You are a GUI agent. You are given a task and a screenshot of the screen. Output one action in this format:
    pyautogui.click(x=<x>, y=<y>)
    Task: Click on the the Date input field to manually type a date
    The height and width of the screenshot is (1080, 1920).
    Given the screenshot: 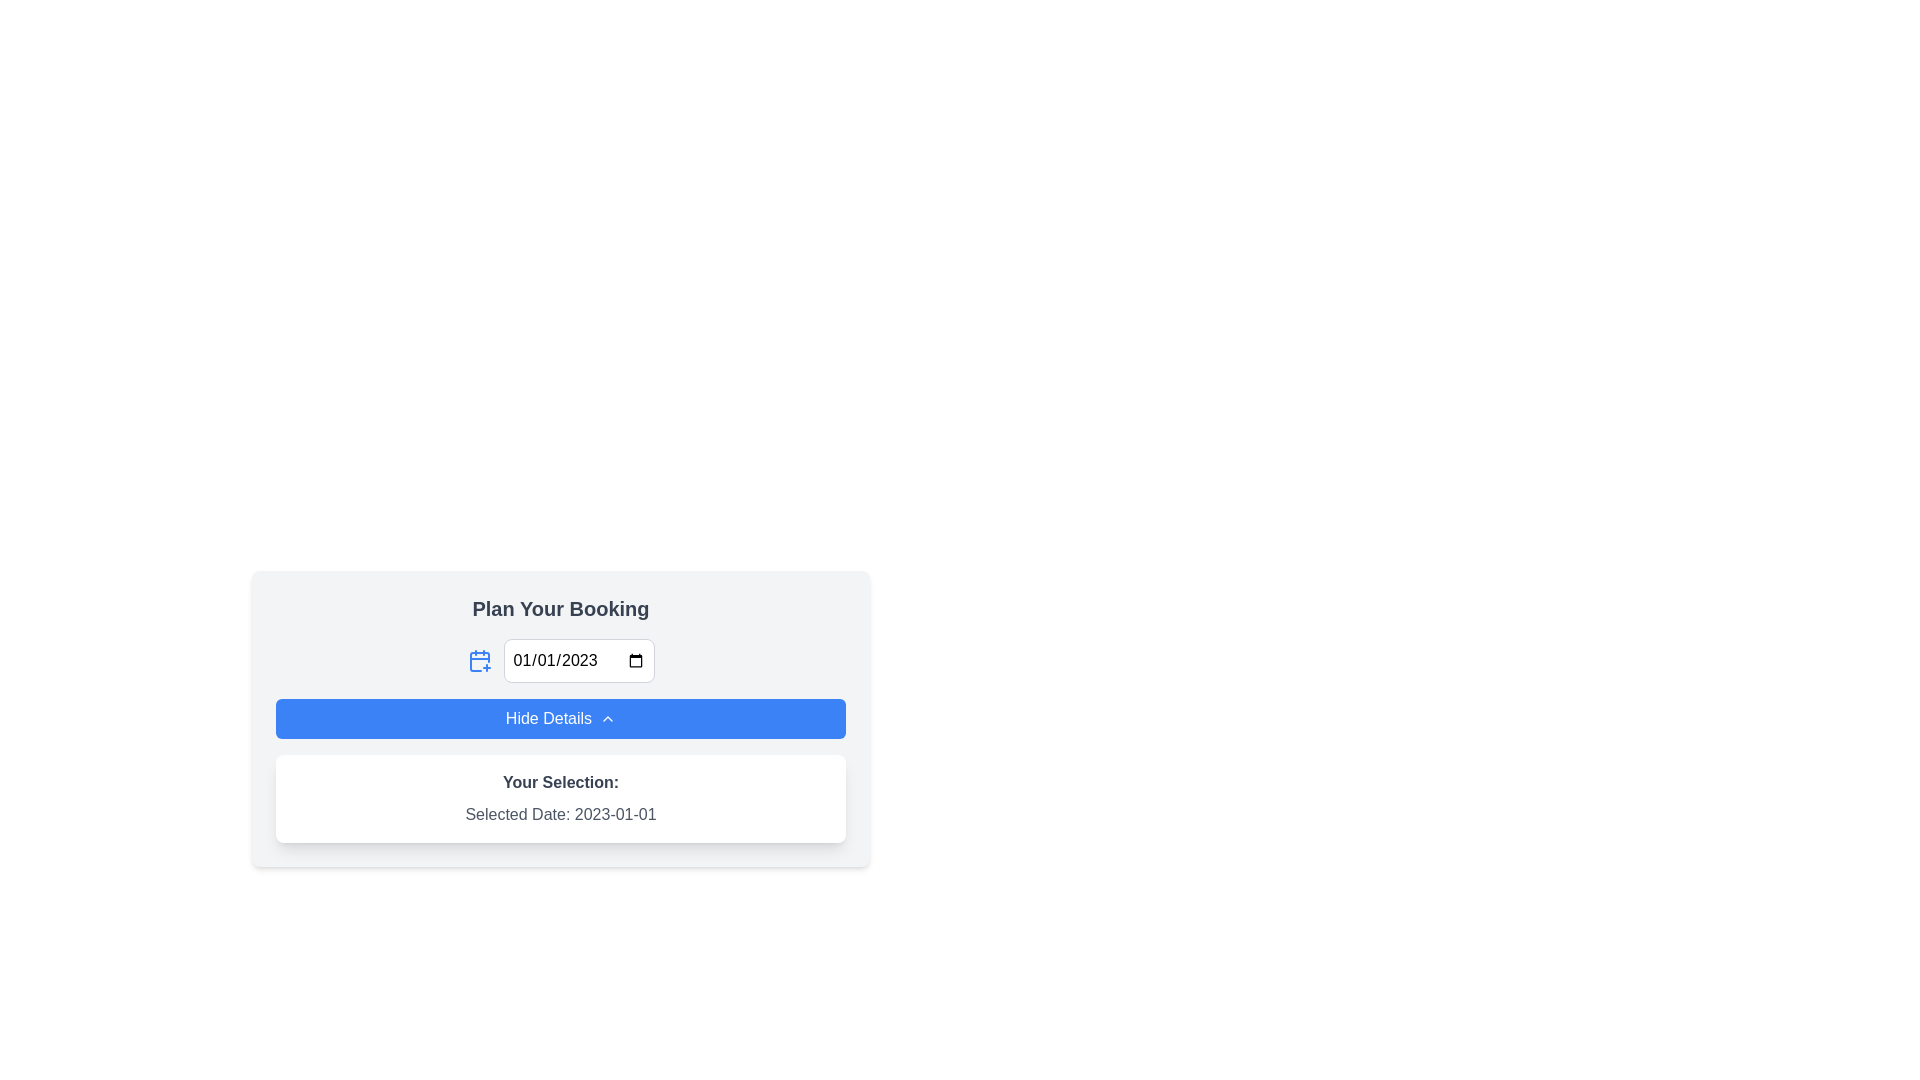 What is the action you would take?
    pyautogui.click(x=578, y=660)
    